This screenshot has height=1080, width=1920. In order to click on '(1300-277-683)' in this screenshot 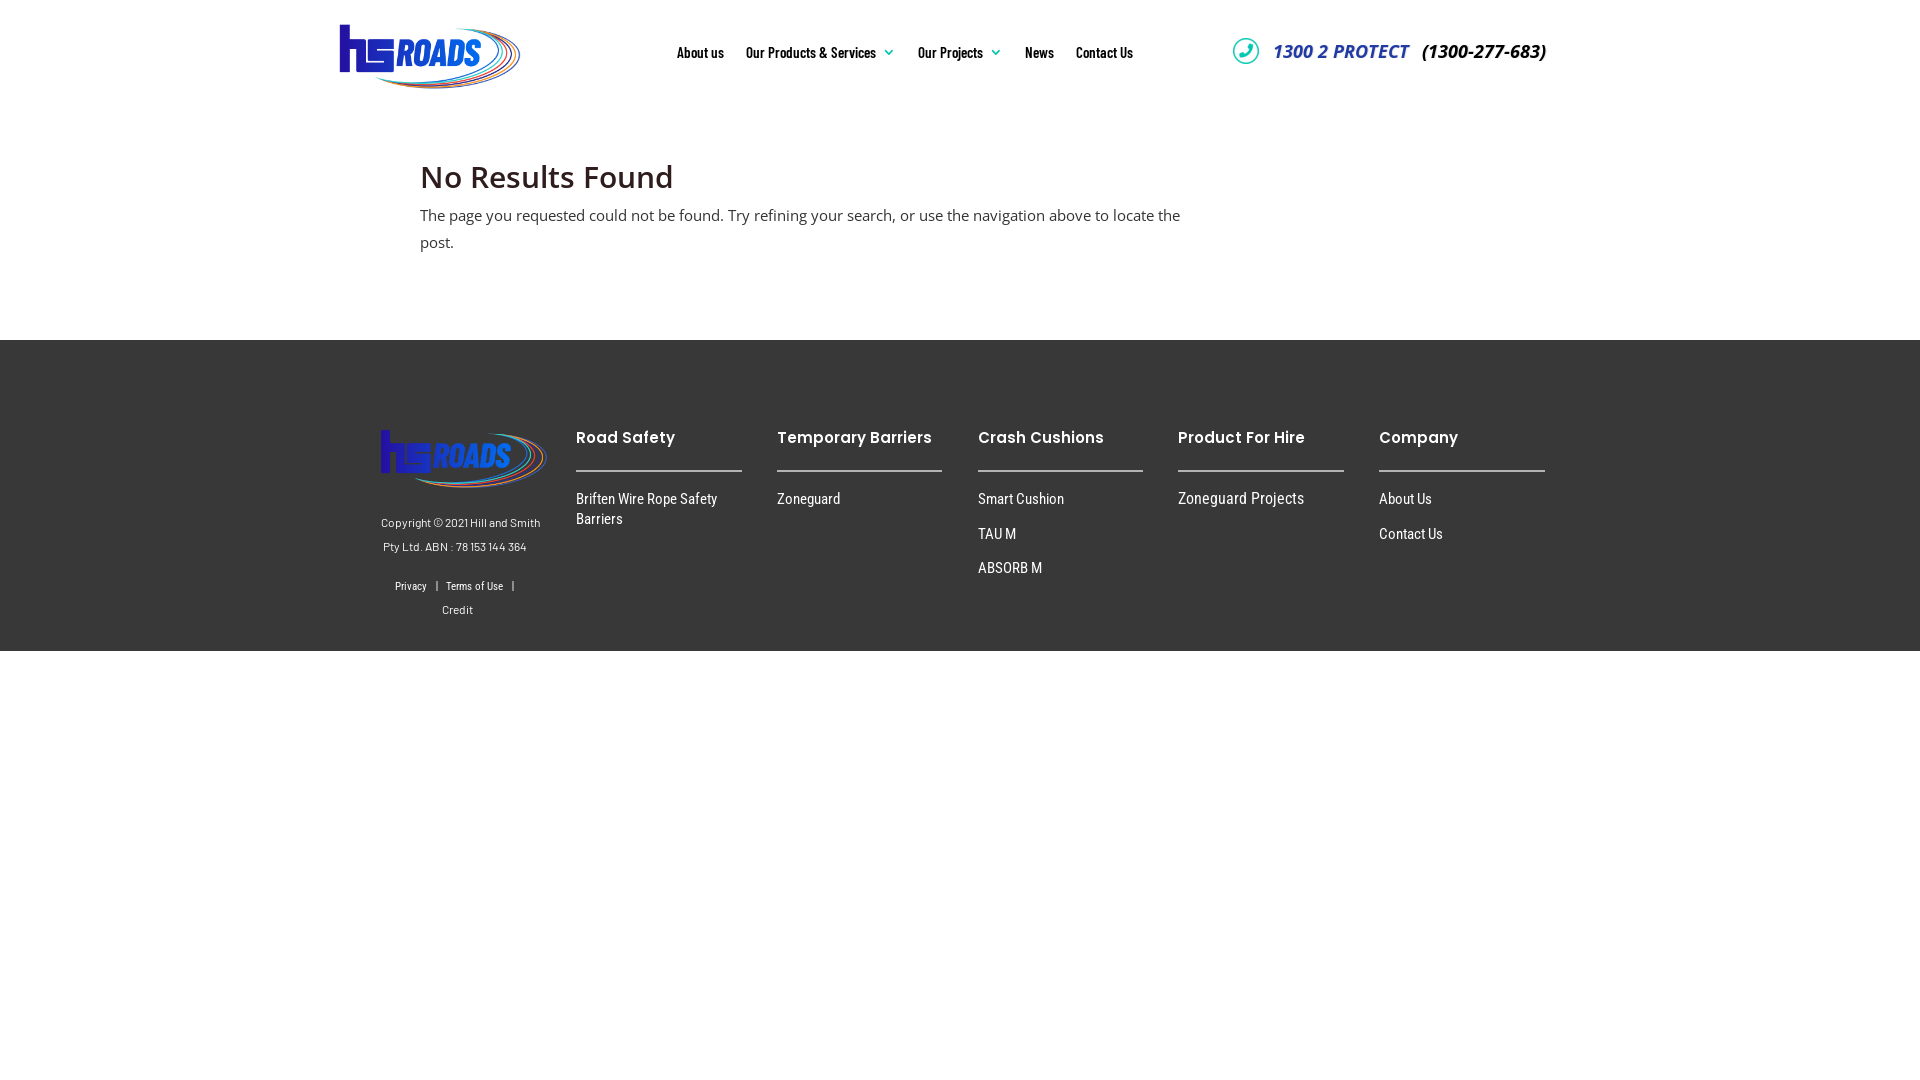, I will do `click(1479, 50)`.